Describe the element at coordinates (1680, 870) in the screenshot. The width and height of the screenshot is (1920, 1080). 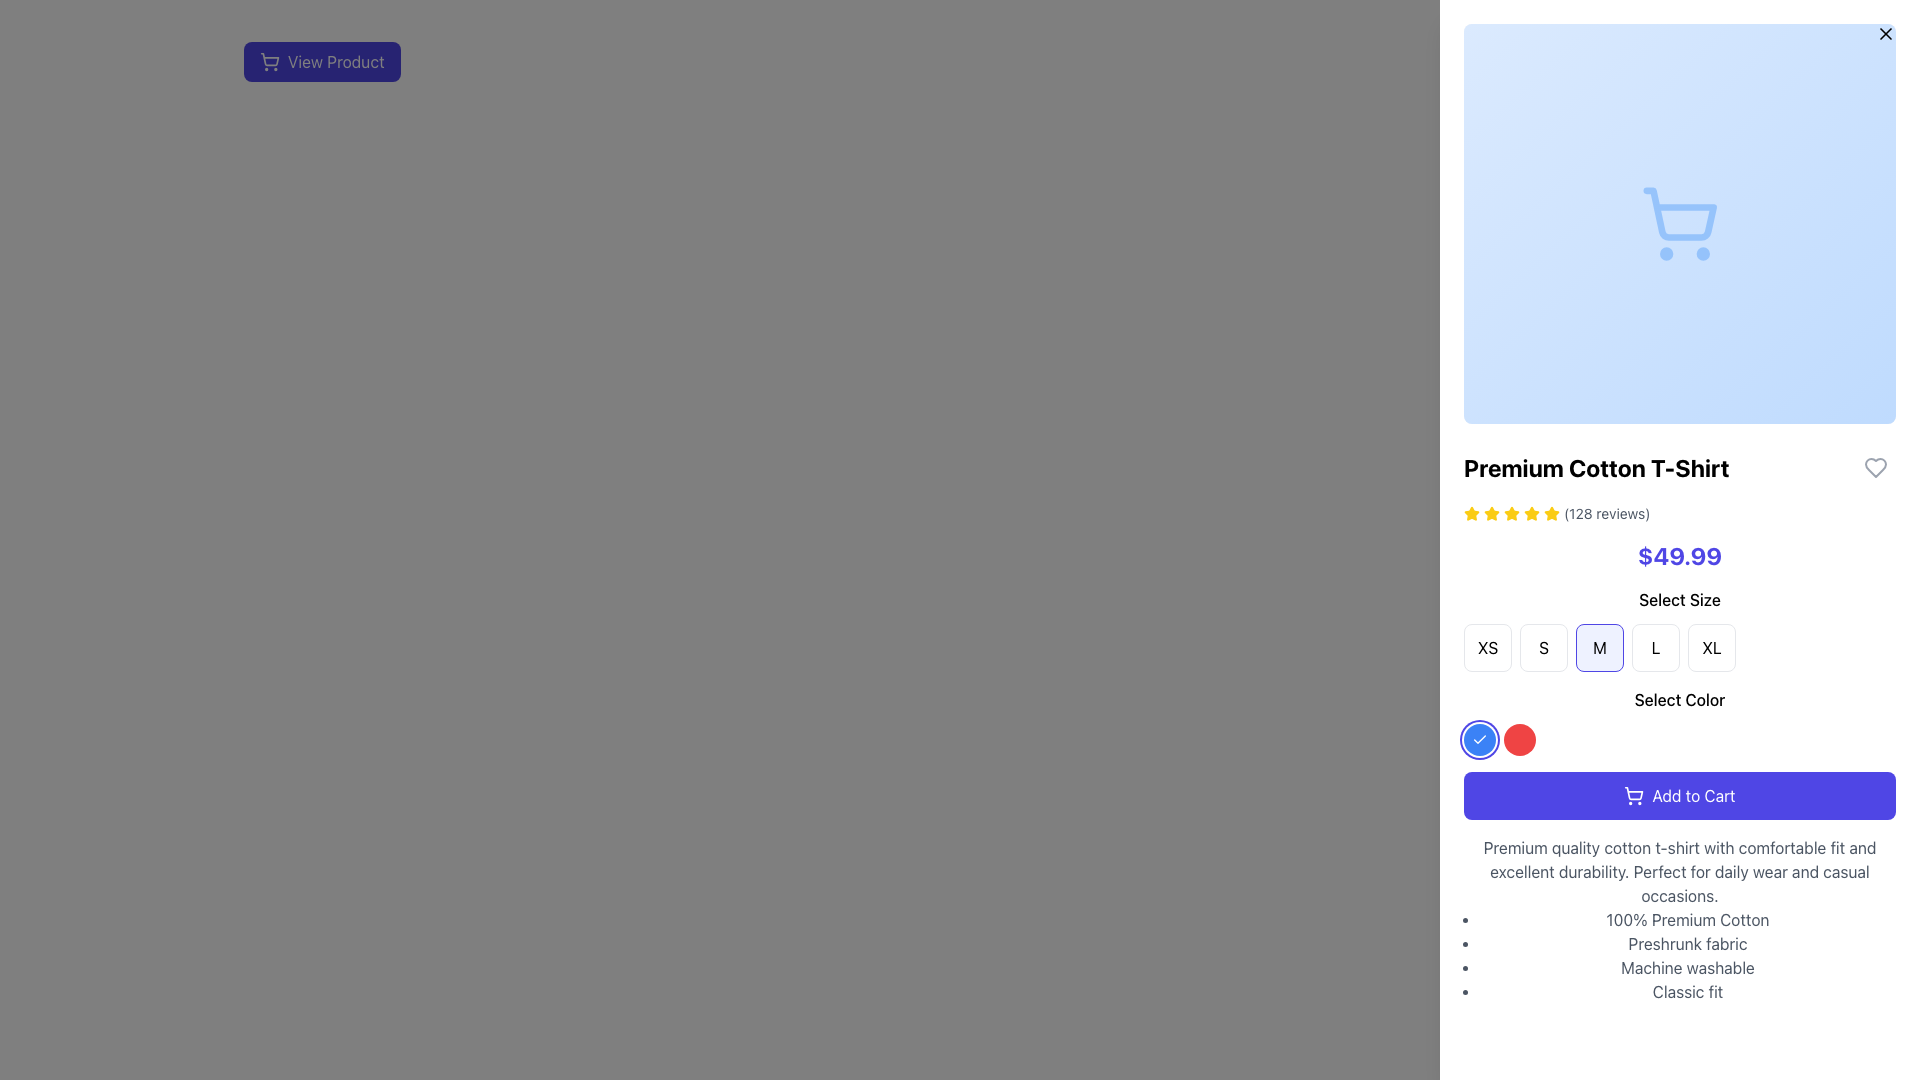
I see `product description text located directly below the blue 'Add to Cart' button, which details 'Premium quality cotton t-shirt with comfortable fit and excellent durability.'` at that location.